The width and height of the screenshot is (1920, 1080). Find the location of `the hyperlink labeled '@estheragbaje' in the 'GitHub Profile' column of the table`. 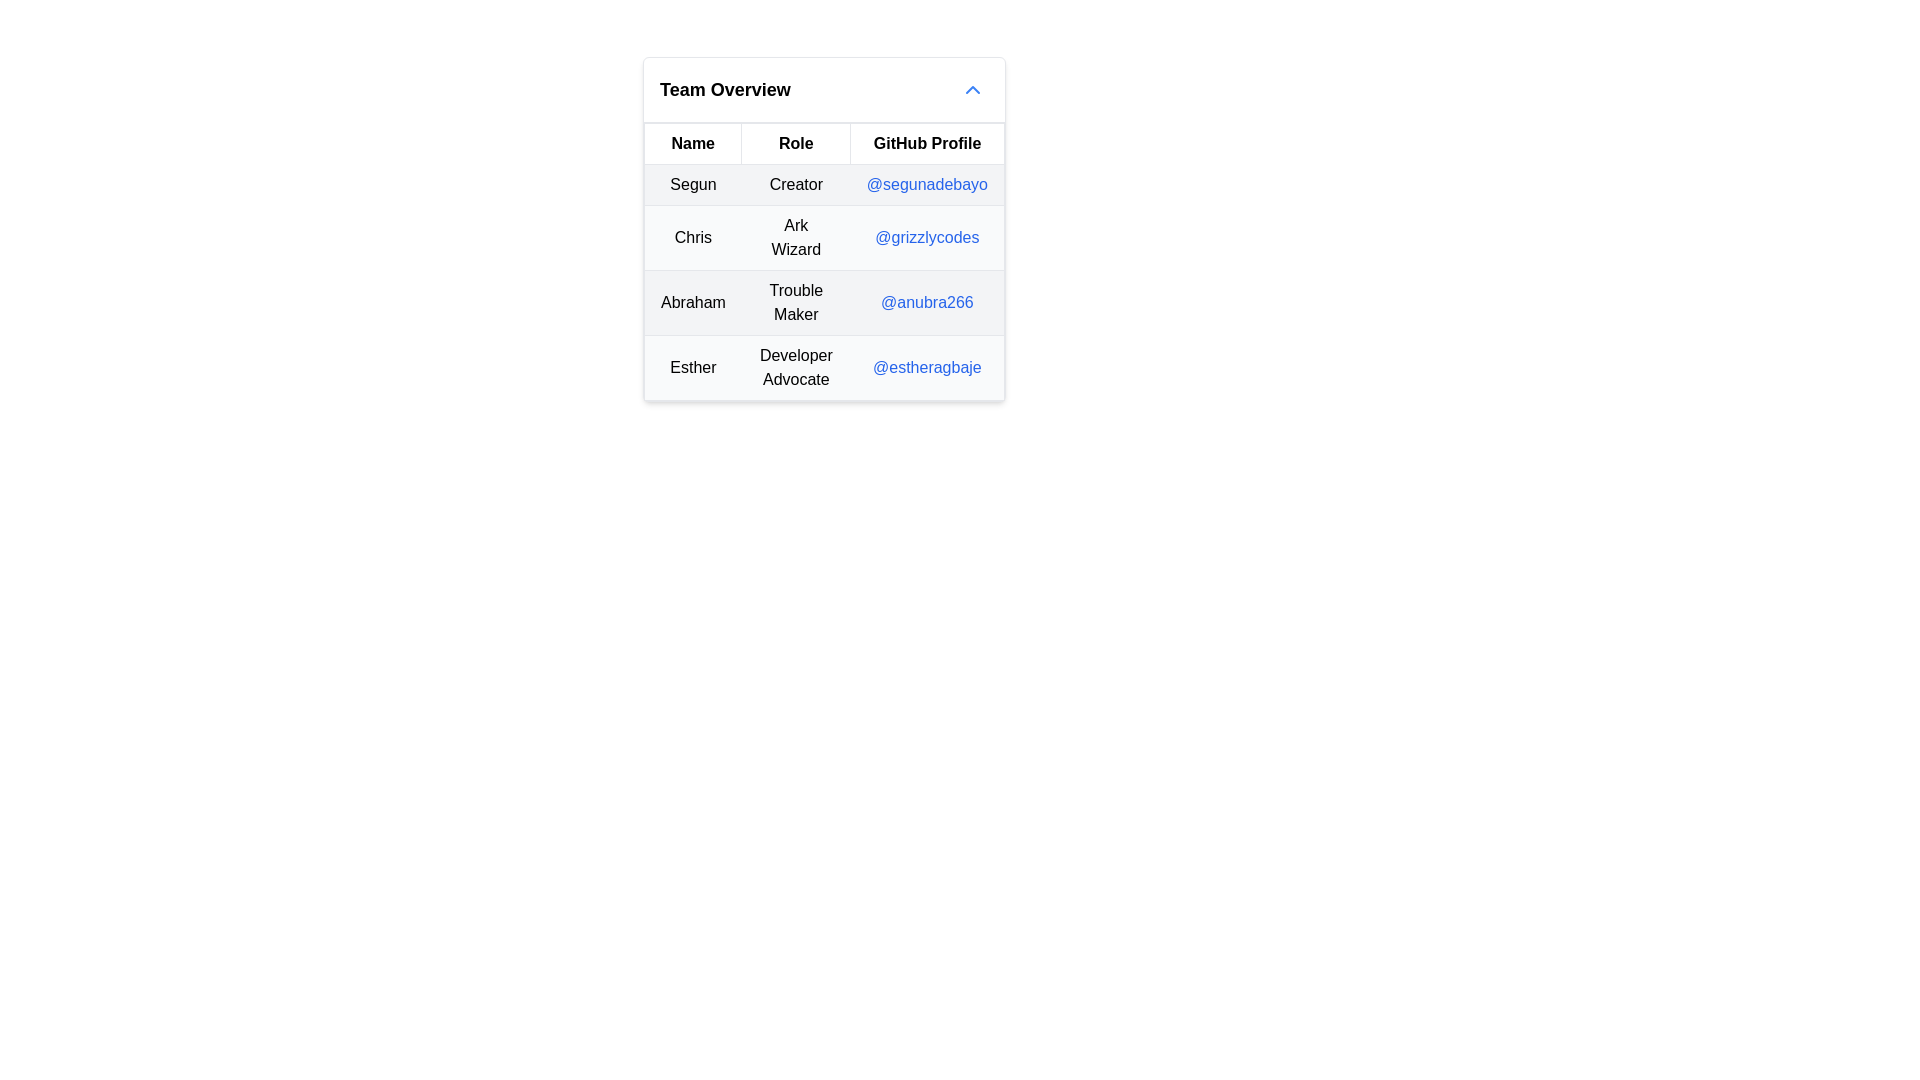

the hyperlink labeled '@estheragbaje' in the 'GitHub Profile' column of the table is located at coordinates (925, 366).